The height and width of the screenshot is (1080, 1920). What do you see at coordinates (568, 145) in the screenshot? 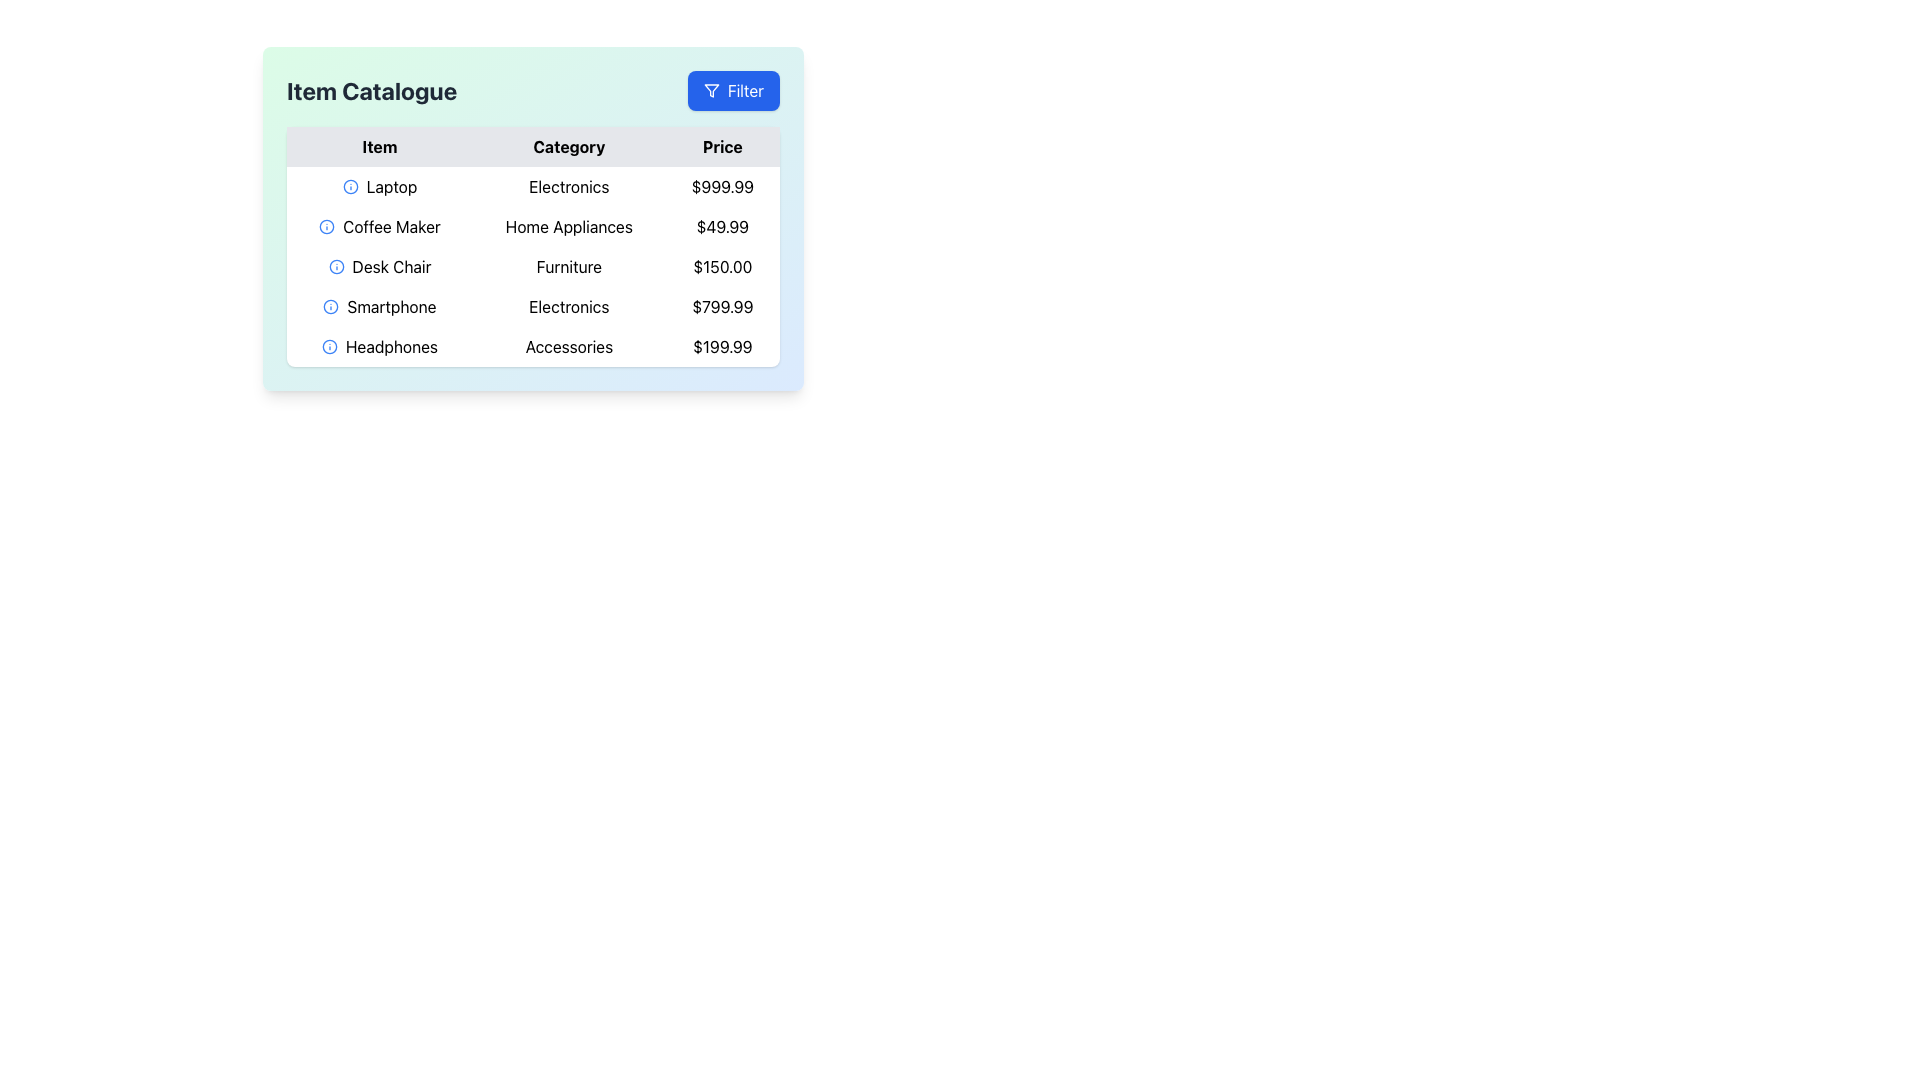
I see `the 'Category' column header text label in the table, which is located between the 'Item' header on the left and the 'Price' header on the right` at bounding box center [568, 145].